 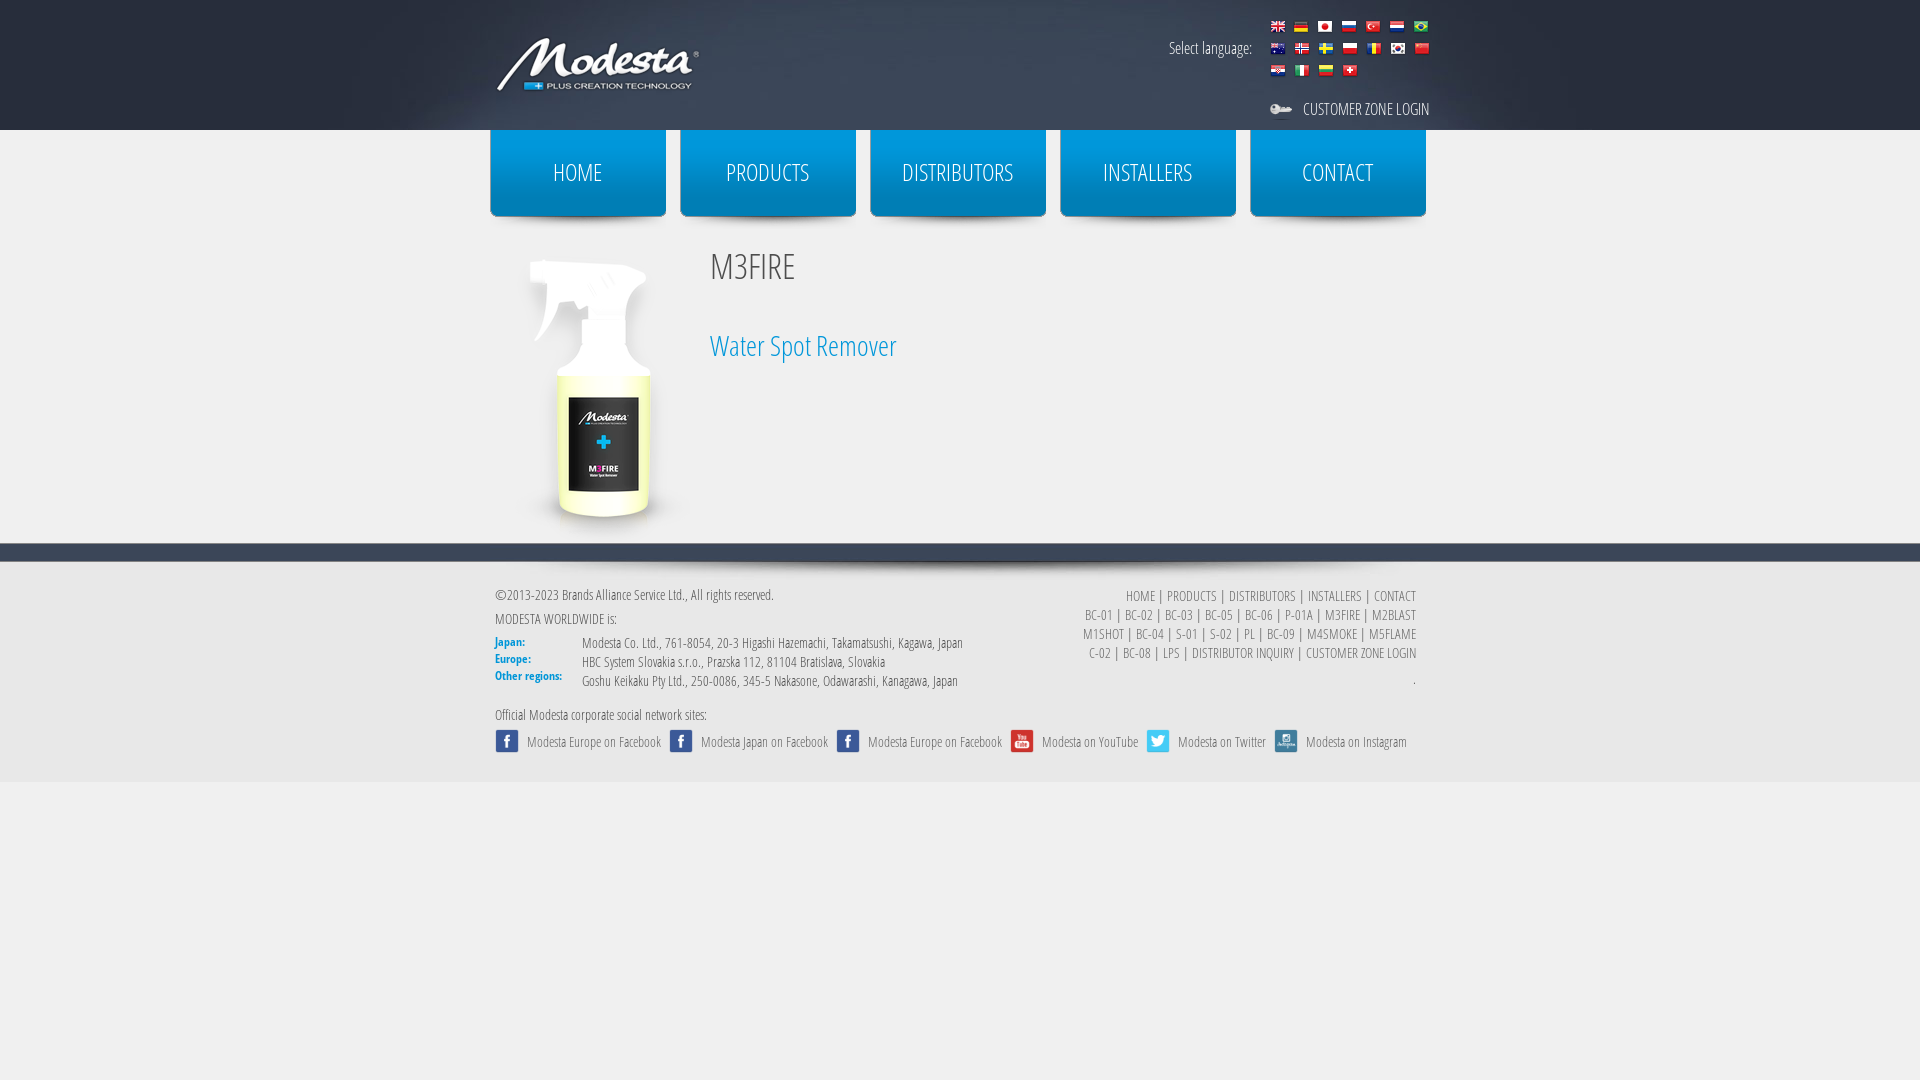 I want to click on 'Modesta on Twitter', so click(x=1221, y=741).